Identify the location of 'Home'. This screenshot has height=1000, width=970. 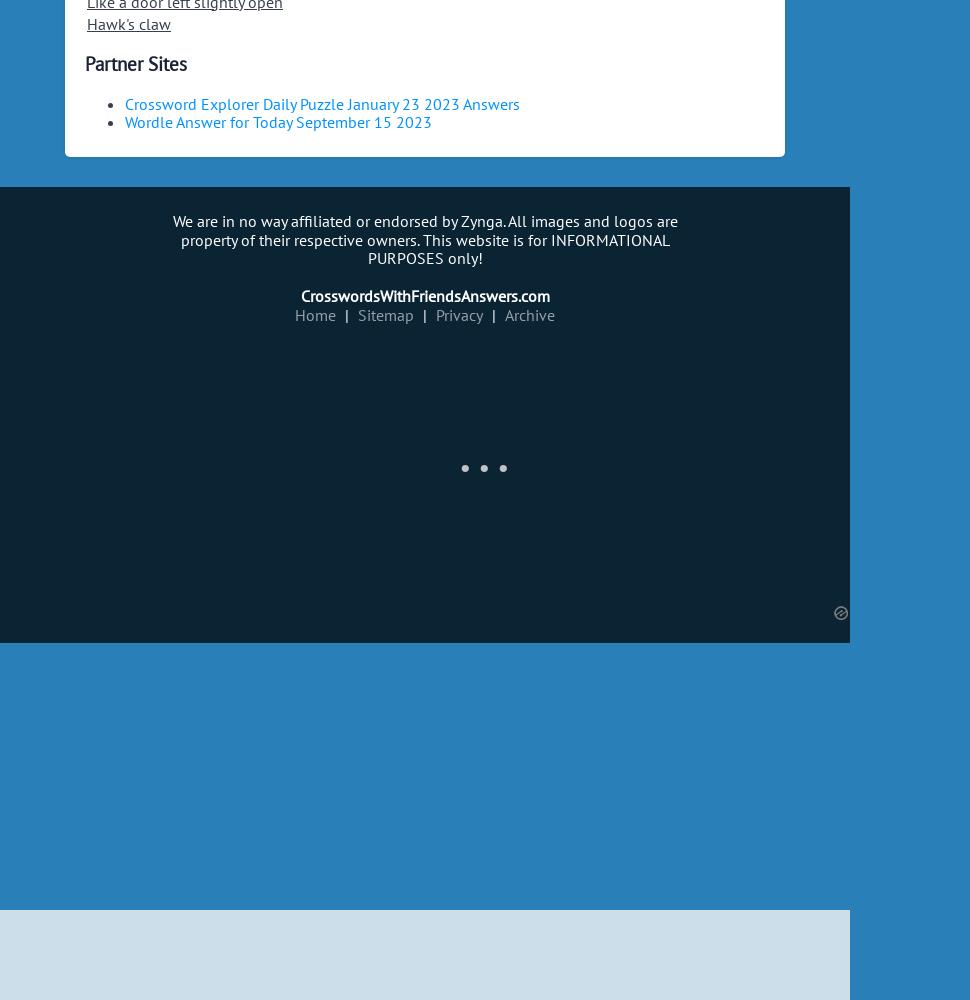
(315, 313).